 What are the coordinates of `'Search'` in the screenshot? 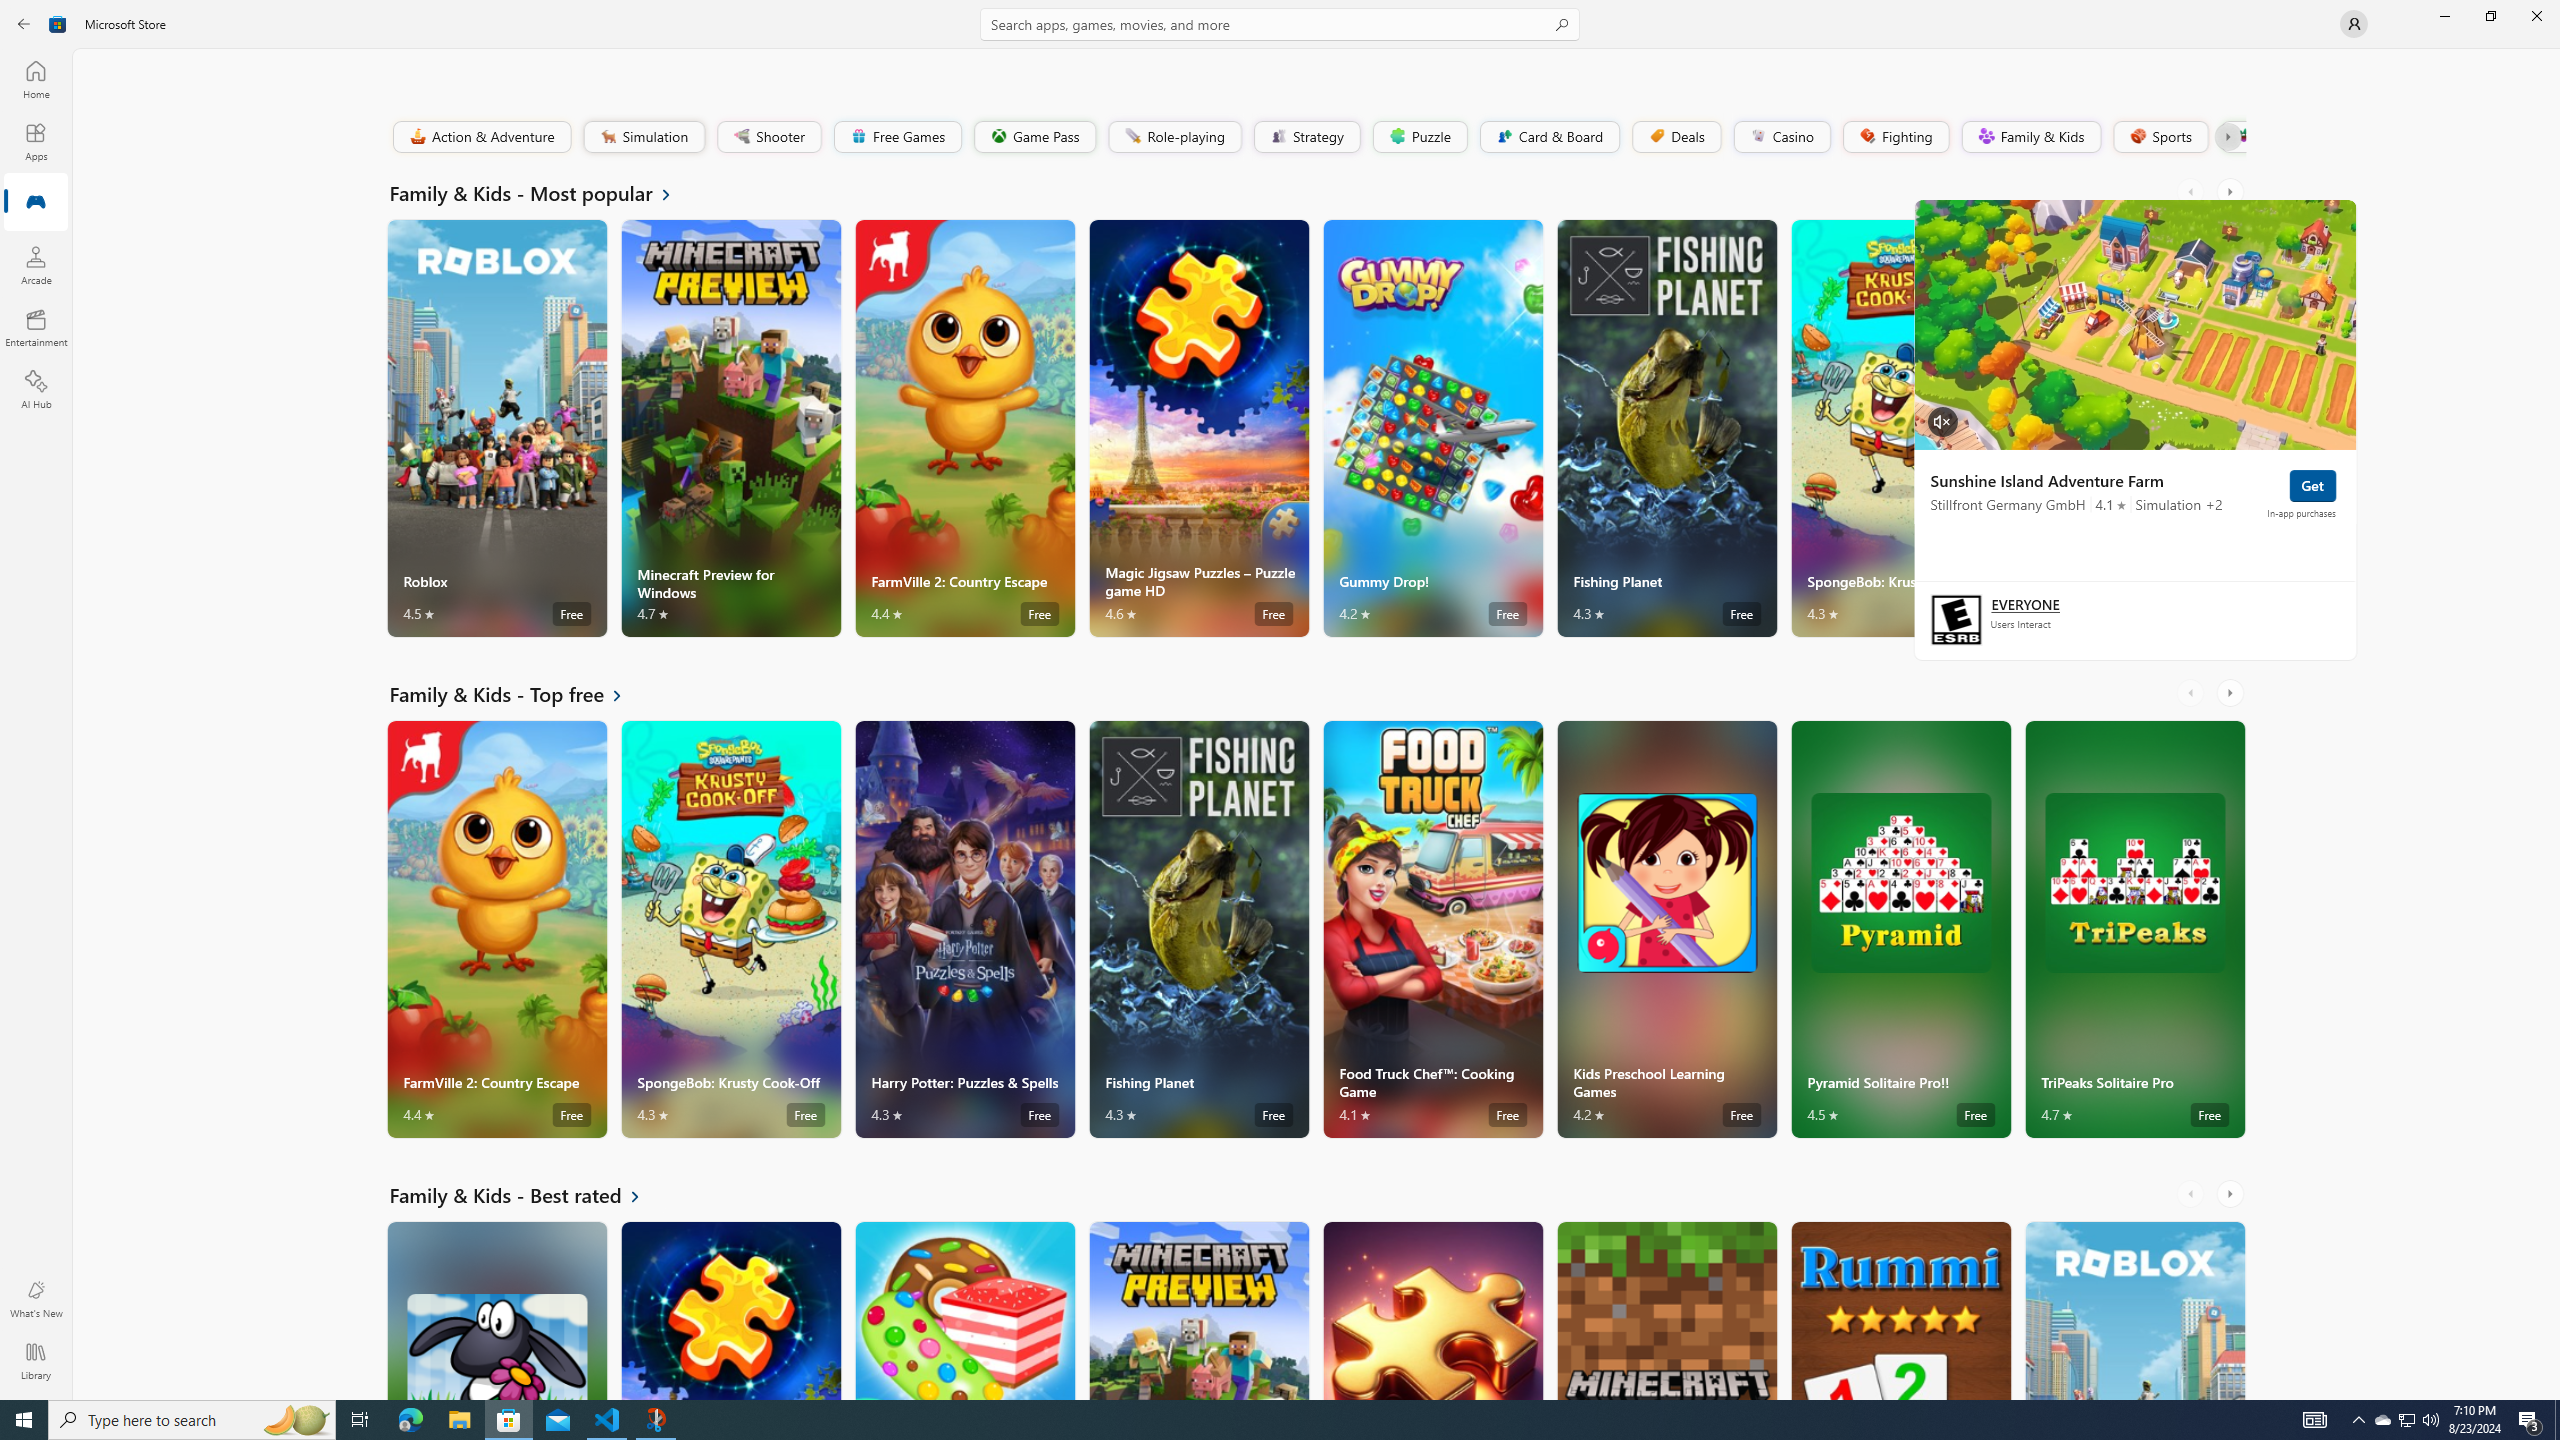 It's located at (1280, 23).